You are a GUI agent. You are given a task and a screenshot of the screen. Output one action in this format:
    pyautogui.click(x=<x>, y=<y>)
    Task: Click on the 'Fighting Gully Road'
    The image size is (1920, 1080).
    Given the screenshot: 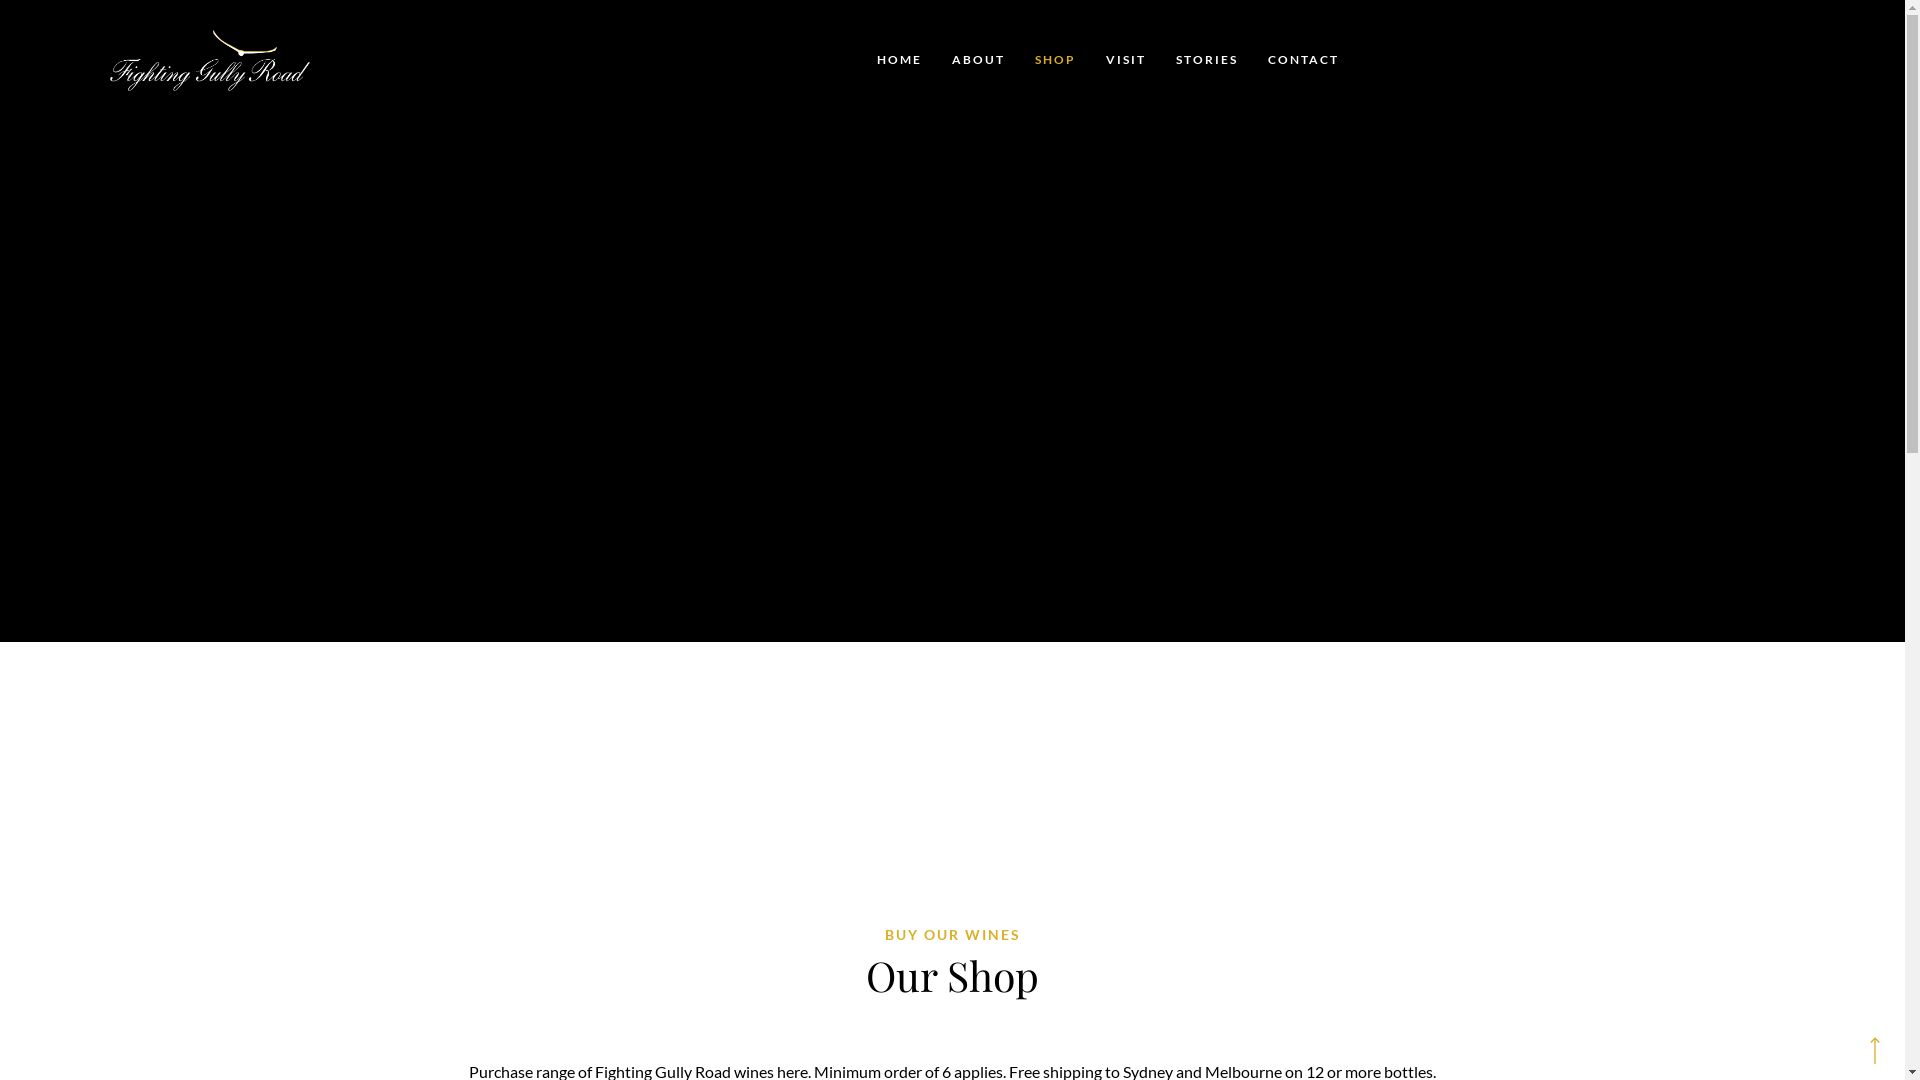 What is the action you would take?
    pyautogui.click(x=235, y=59)
    